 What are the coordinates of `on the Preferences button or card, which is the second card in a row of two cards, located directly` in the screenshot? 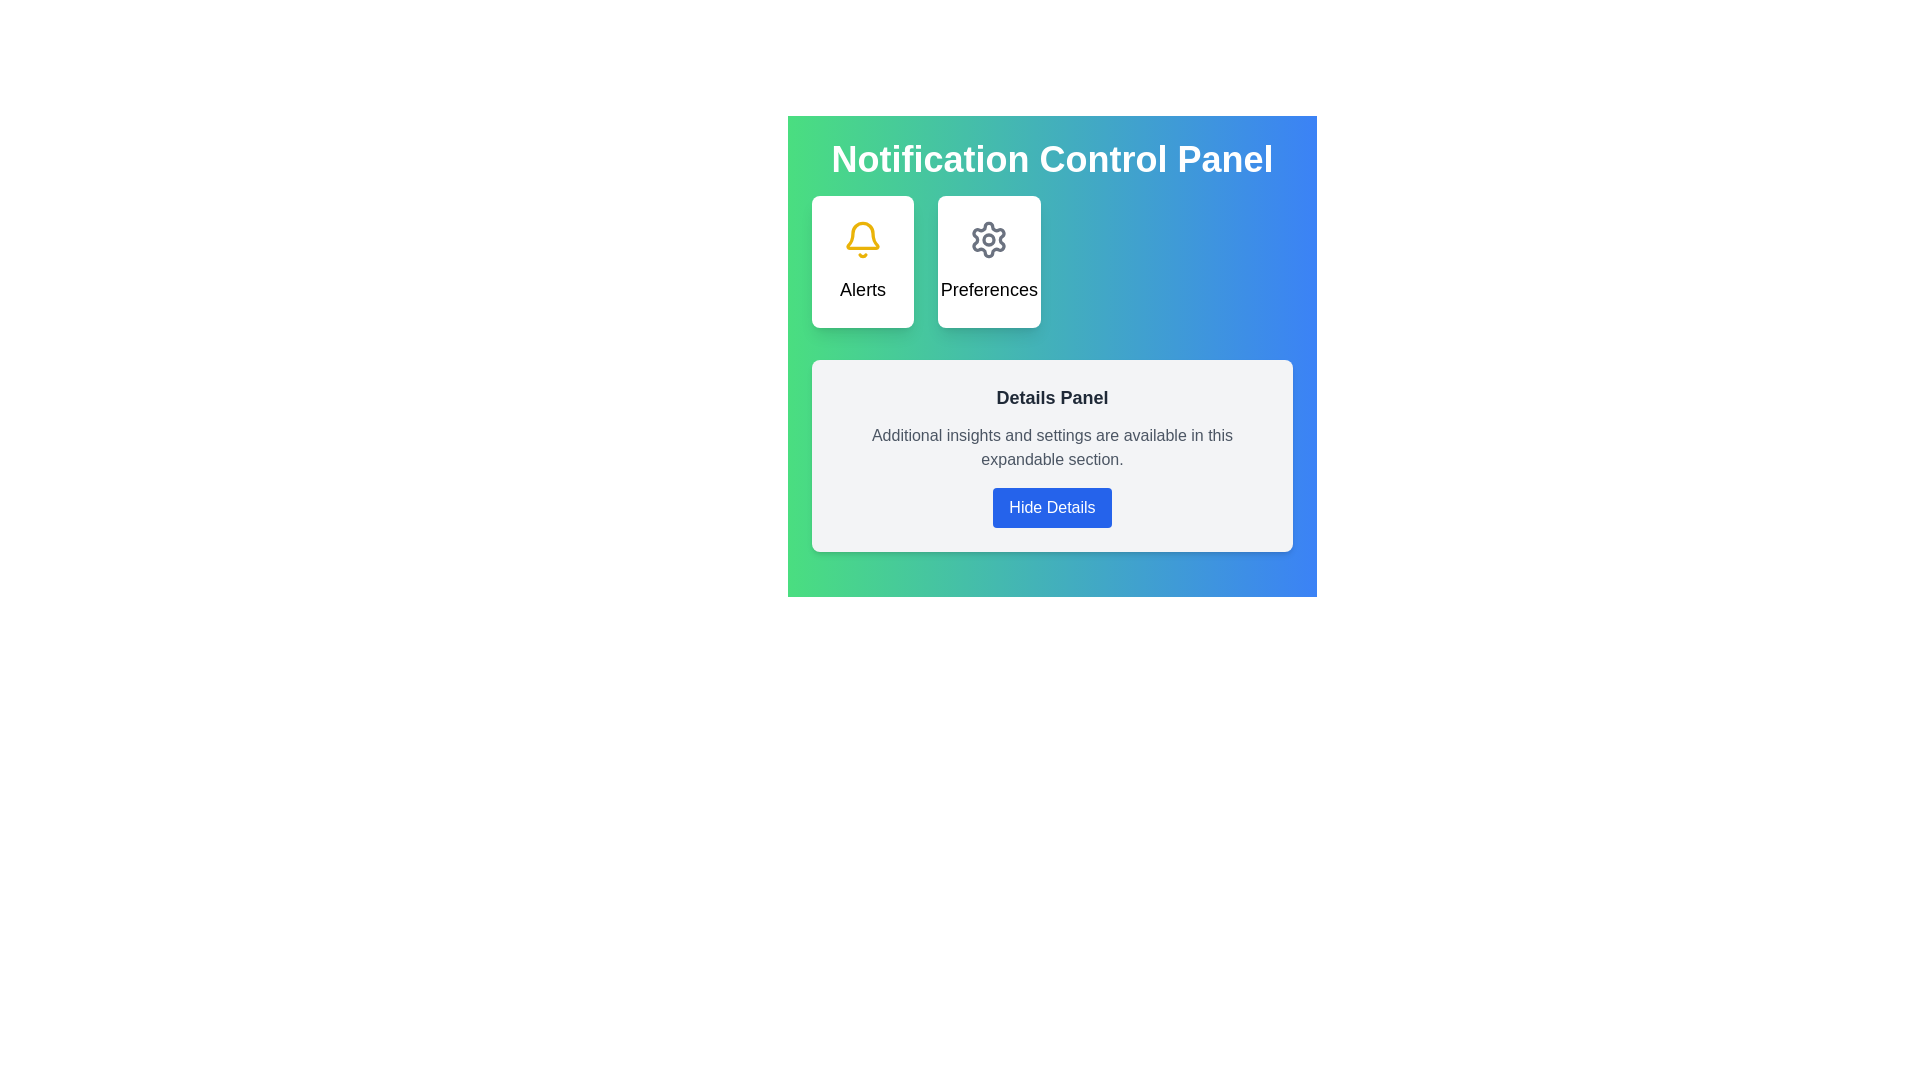 It's located at (989, 261).